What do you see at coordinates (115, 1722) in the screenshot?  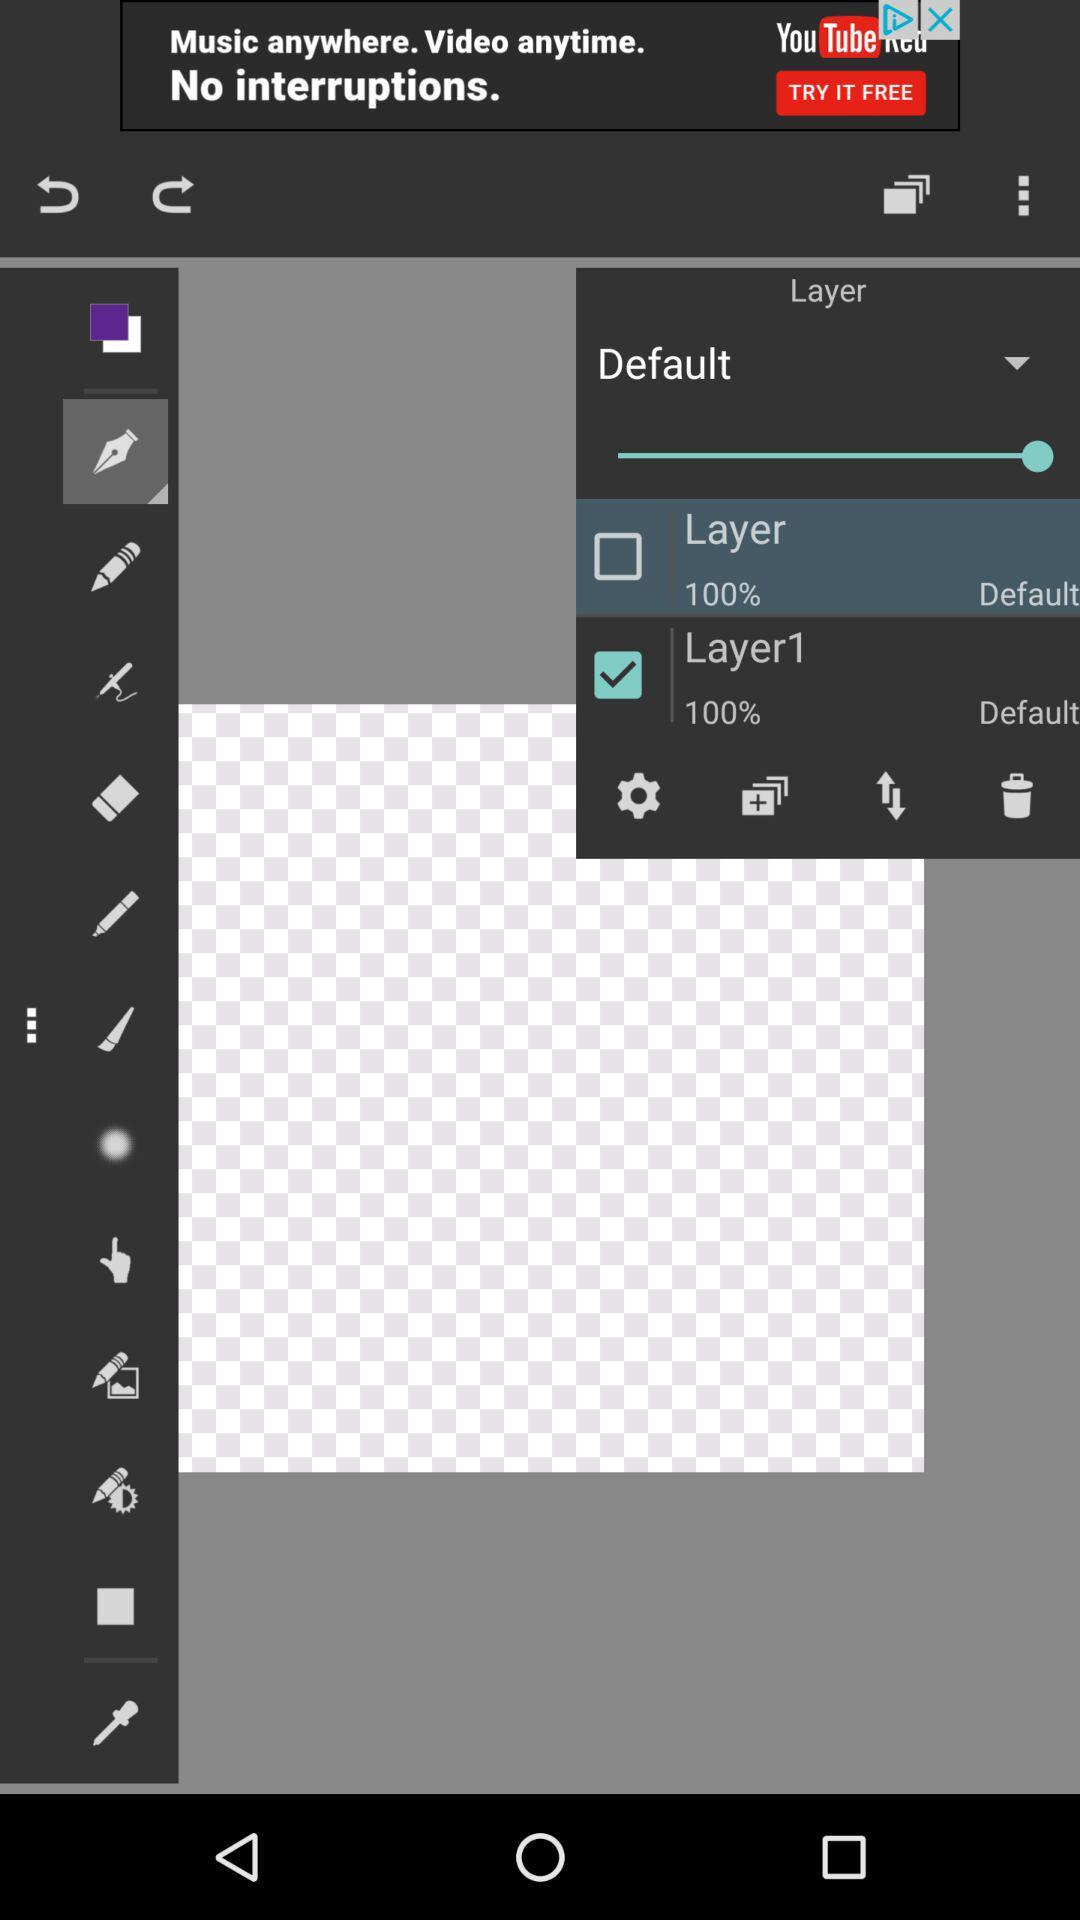 I see `the edit icon` at bounding box center [115, 1722].